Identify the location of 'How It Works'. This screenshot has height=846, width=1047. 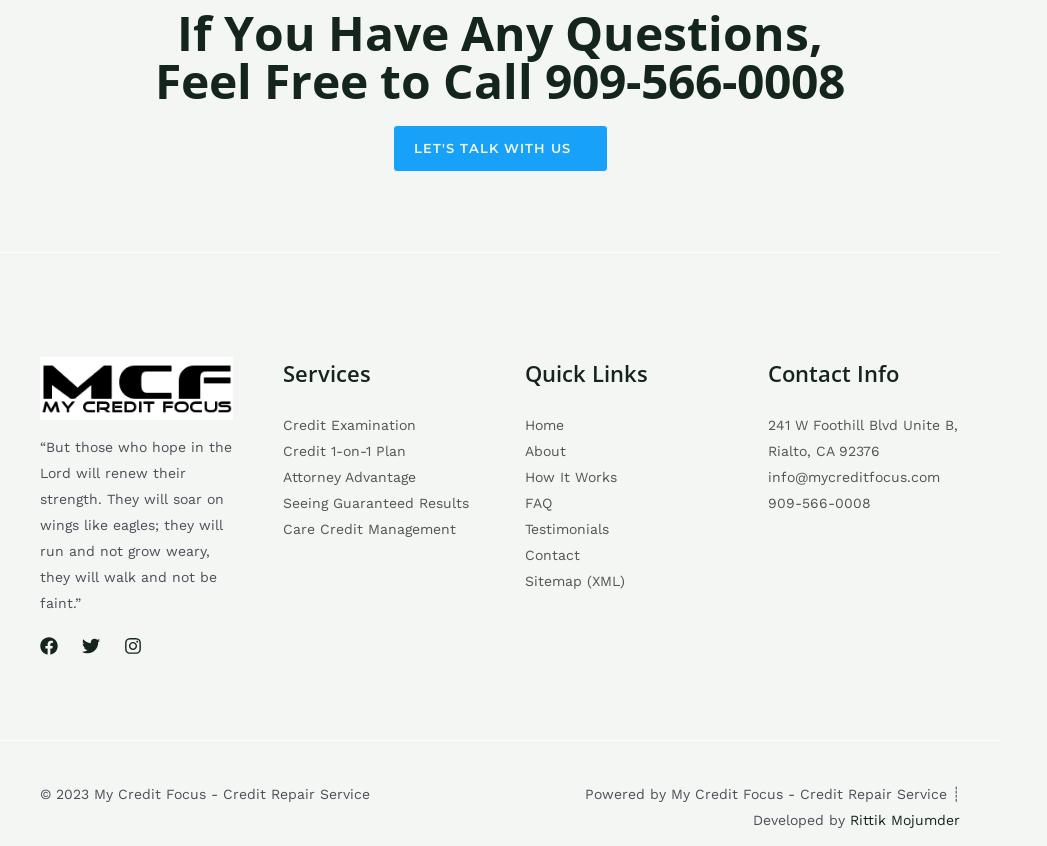
(571, 474).